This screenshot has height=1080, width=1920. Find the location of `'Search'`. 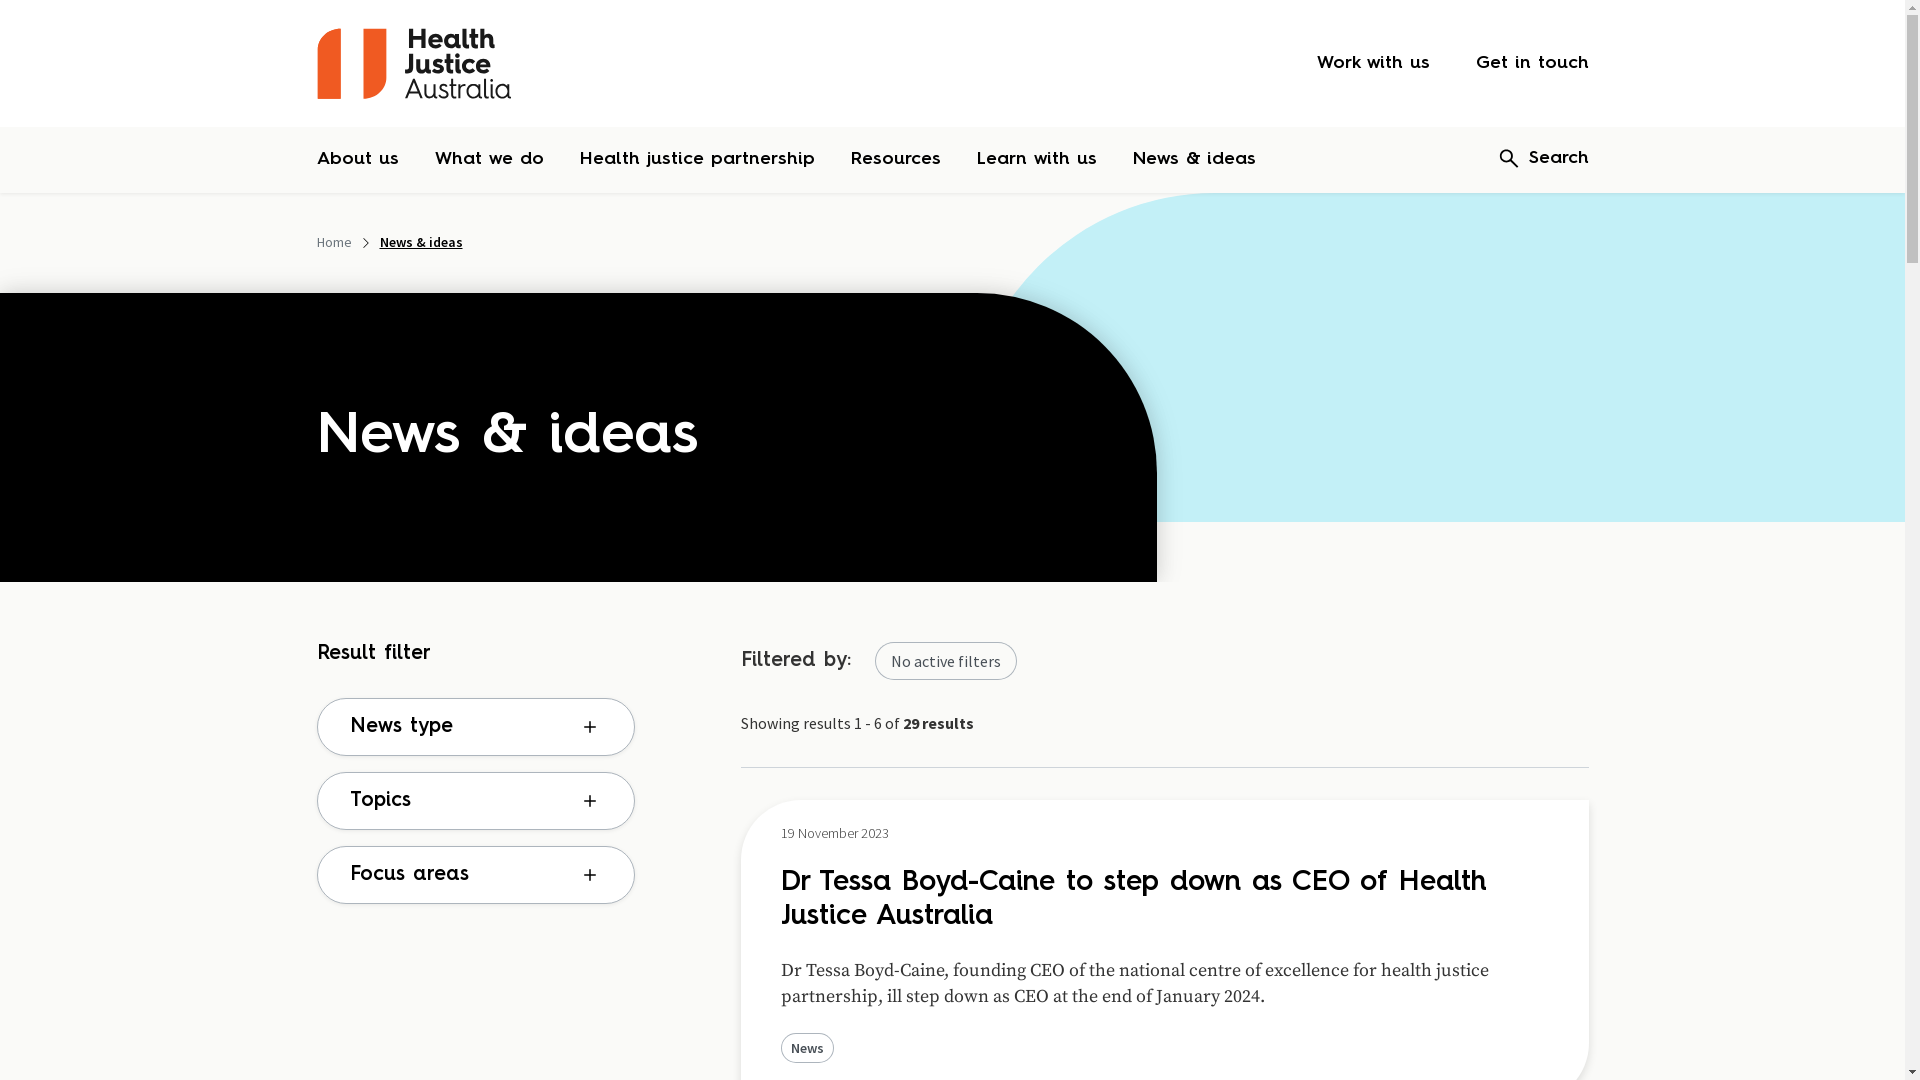

'Search' is located at coordinates (1541, 158).